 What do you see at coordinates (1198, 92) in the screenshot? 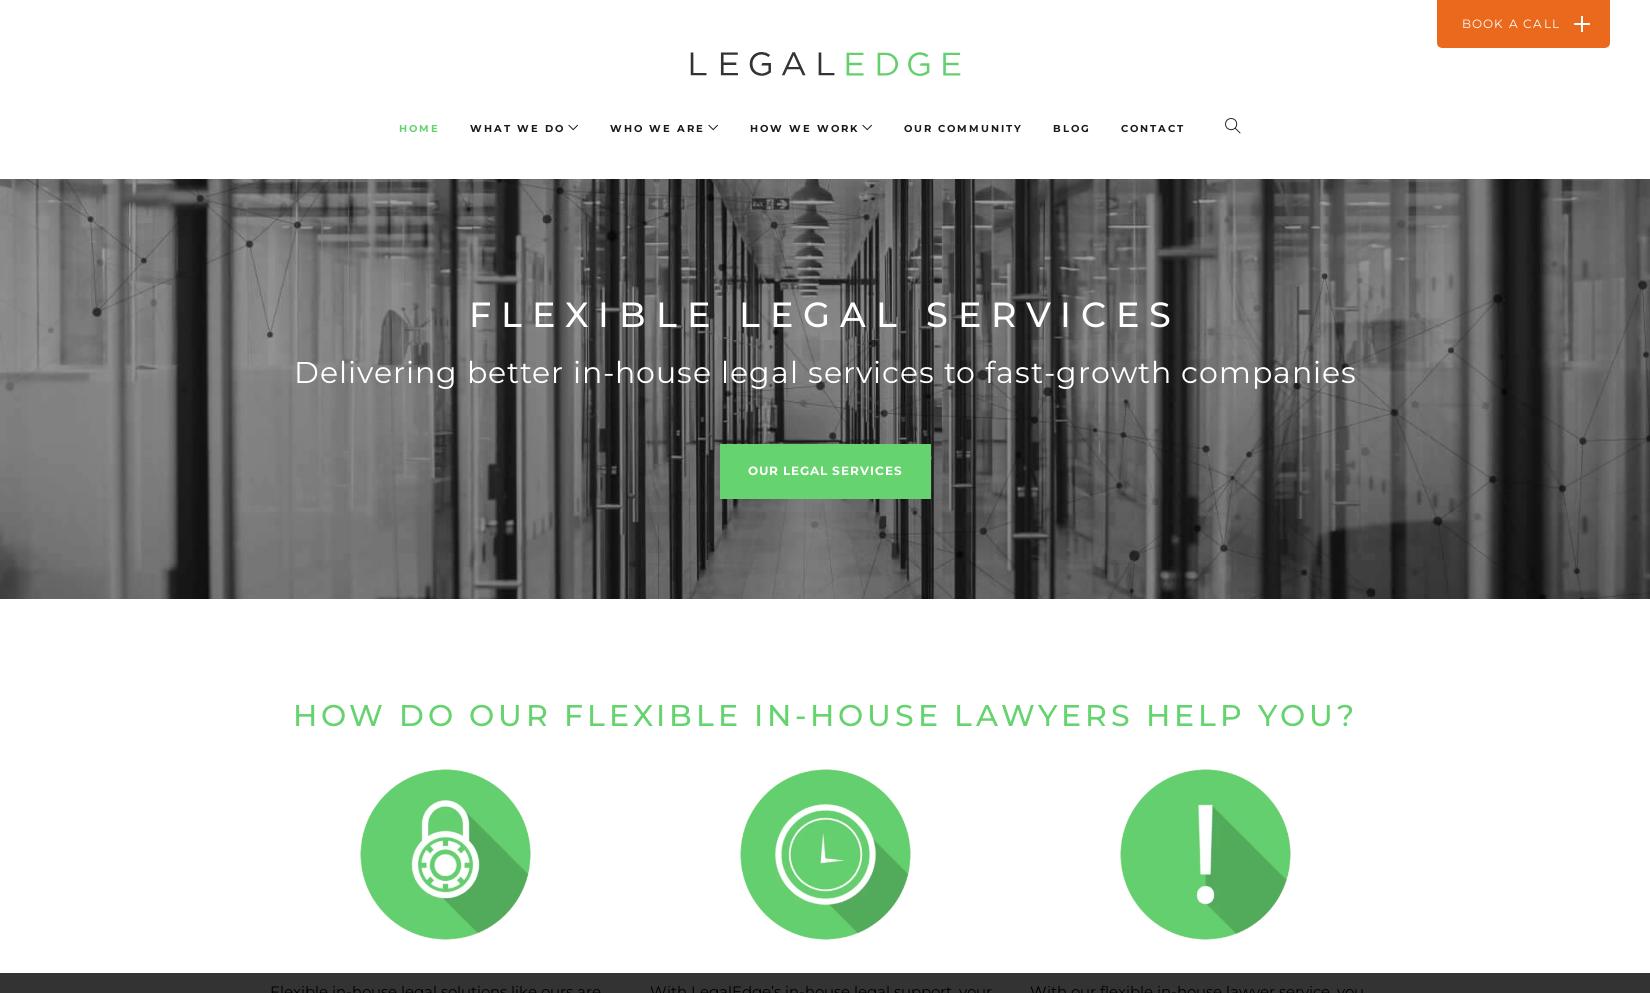
I see `'save time and money because we don’t over-lawyer, don’t do long contracts or endless negotiations and don’t put the clock on and leave it on. We are not a law firm.'` at bounding box center [1198, 92].